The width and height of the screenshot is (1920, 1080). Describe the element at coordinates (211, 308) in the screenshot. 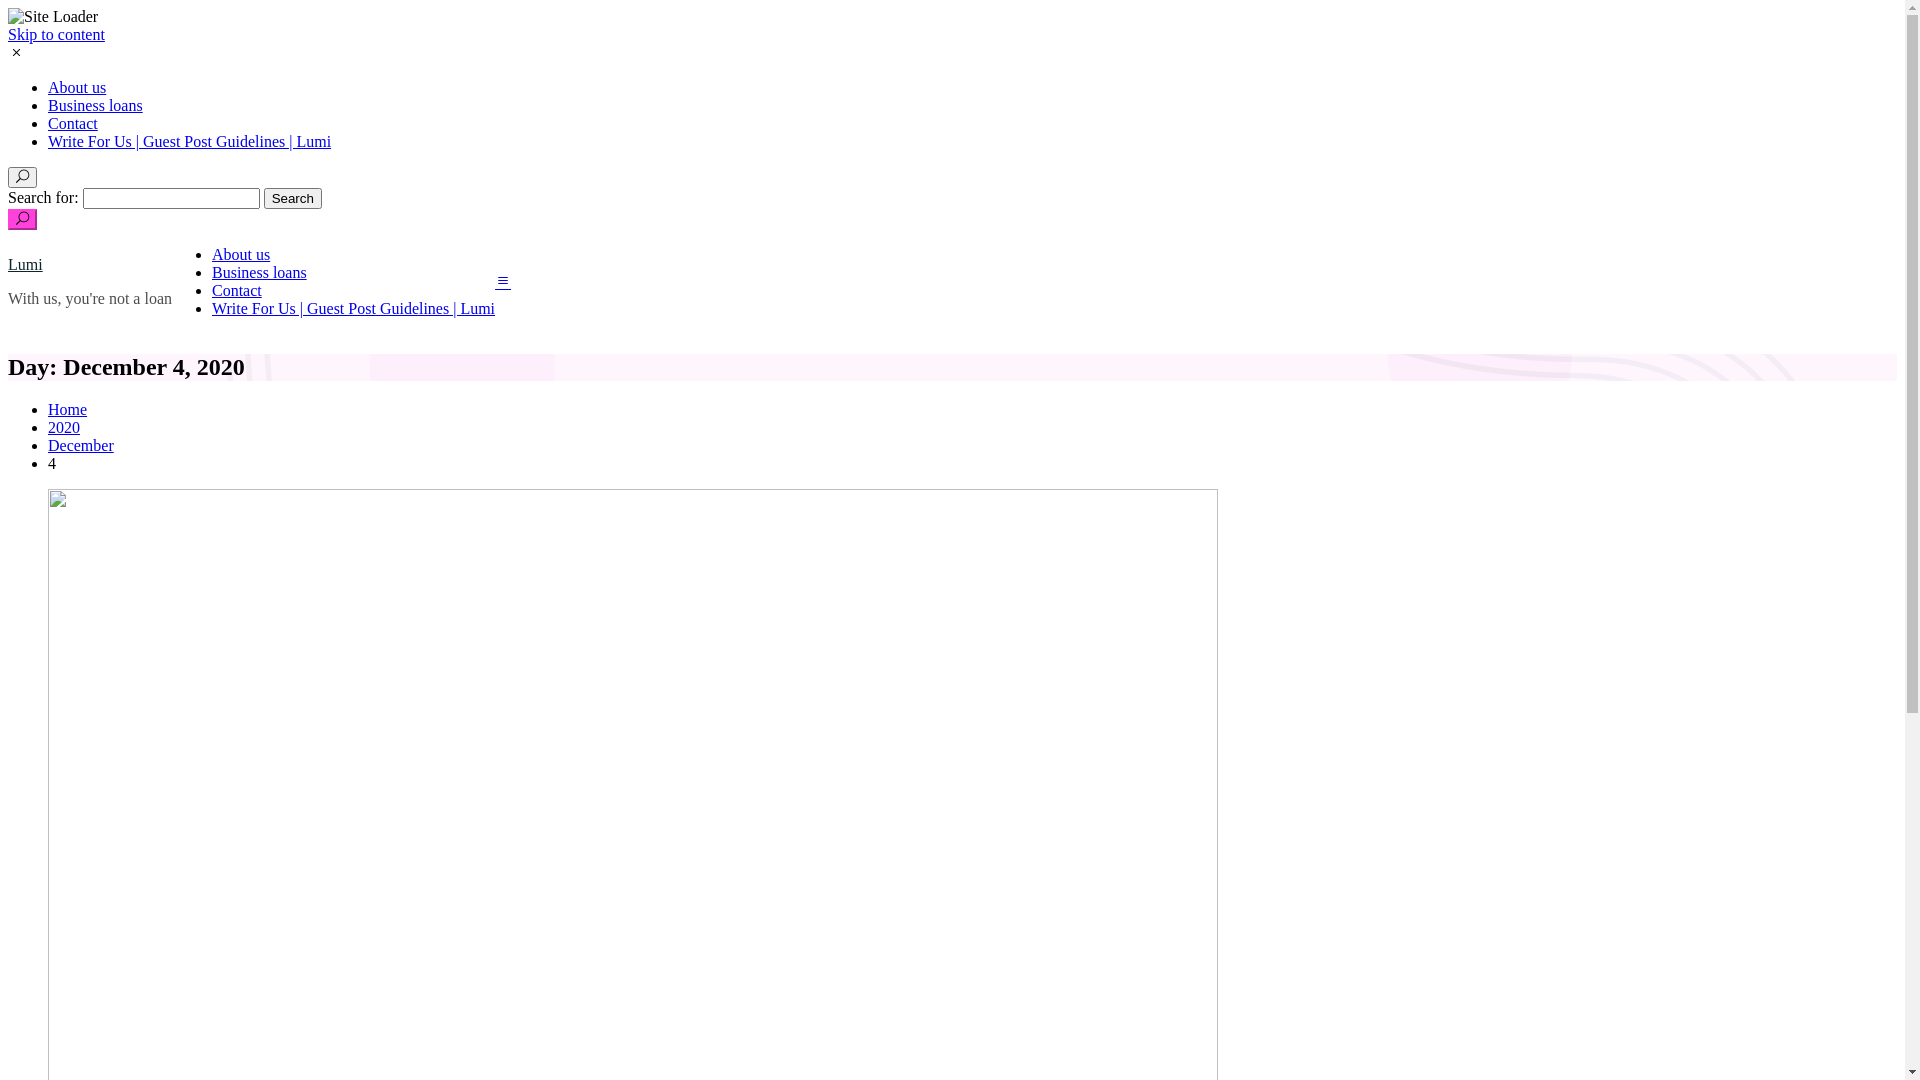

I see `'Write For Us | Guest Post Guidelines | Lumi'` at that location.